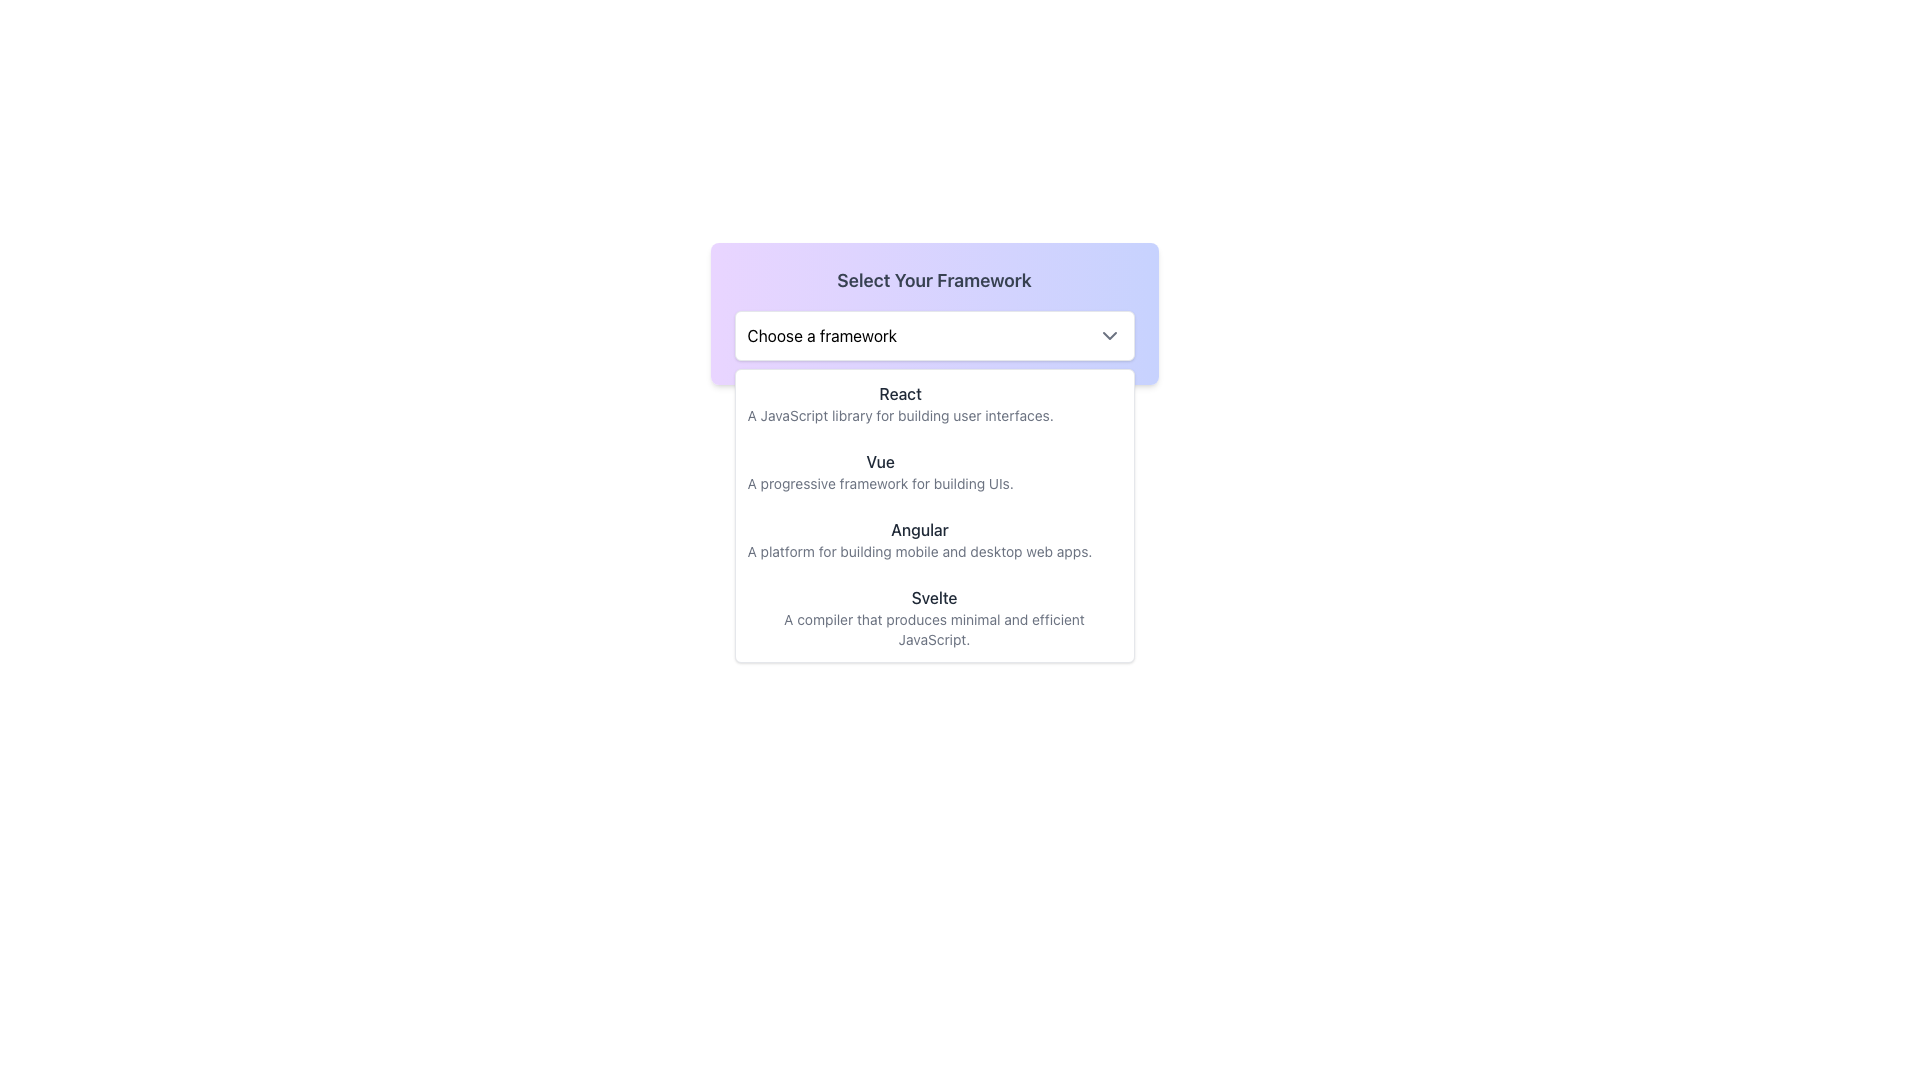 This screenshot has height=1080, width=1920. Describe the element at coordinates (918, 551) in the screenshot. I see `textual description located below the title 'Angular', which states 'A platform for building mobile and desktop web apps.'` at that location.